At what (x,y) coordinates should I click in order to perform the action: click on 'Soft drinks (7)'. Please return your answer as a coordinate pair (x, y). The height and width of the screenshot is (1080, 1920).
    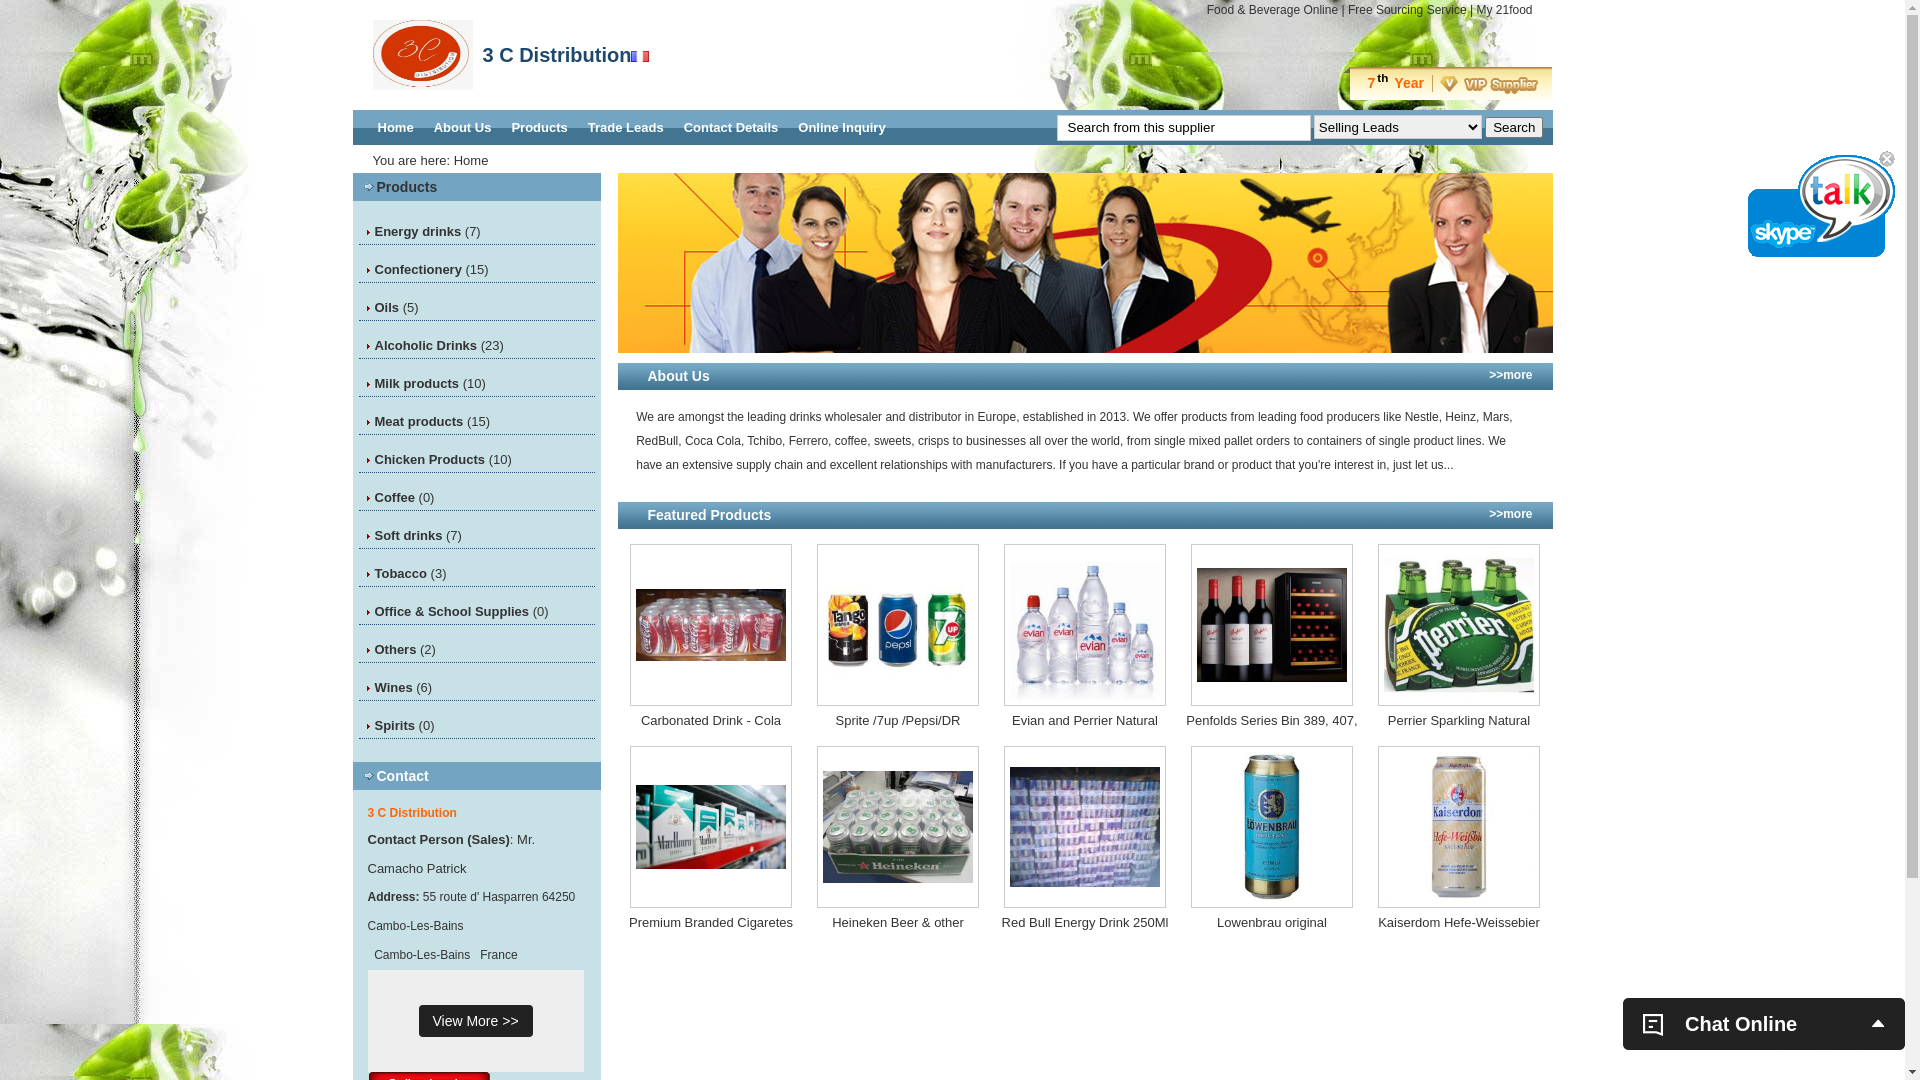
    Looking at the image, I should click on (416, 534).